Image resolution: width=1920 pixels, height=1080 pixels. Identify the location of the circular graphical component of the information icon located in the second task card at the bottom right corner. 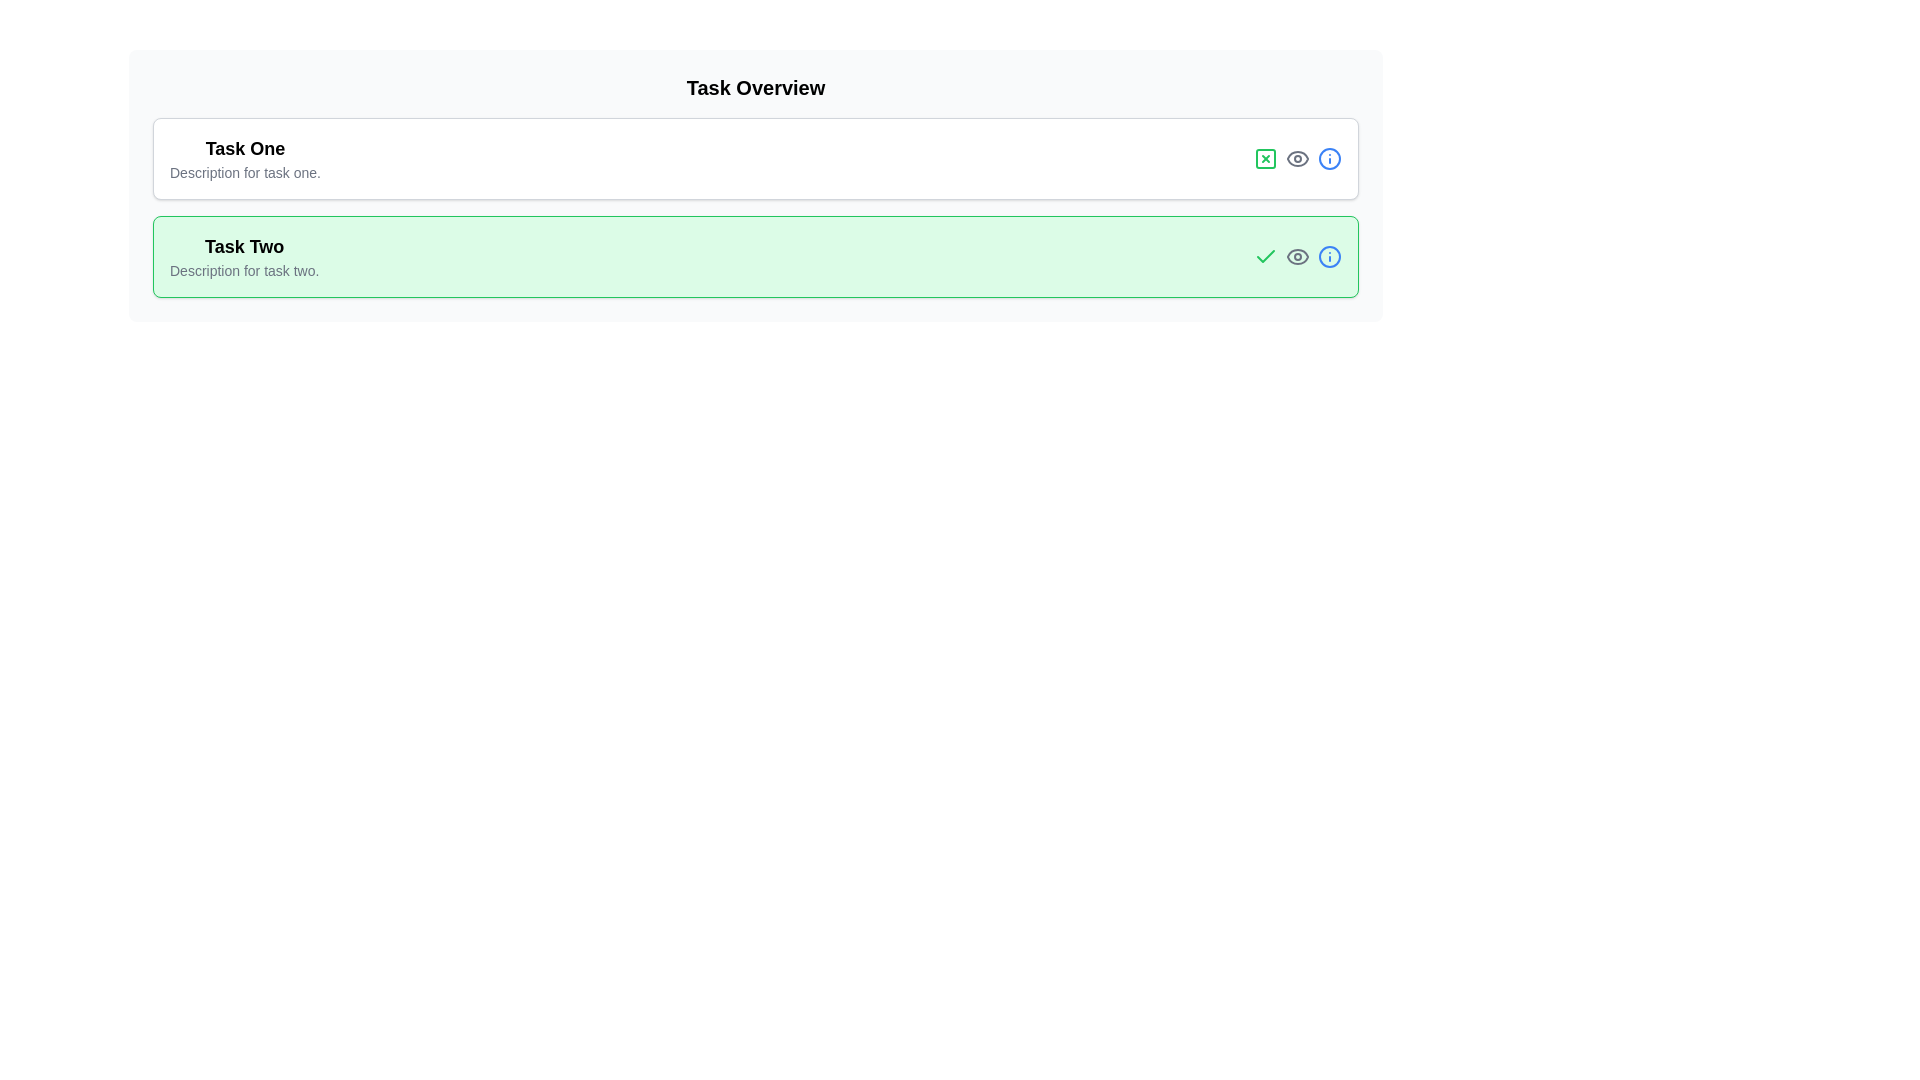
(1329, 157).